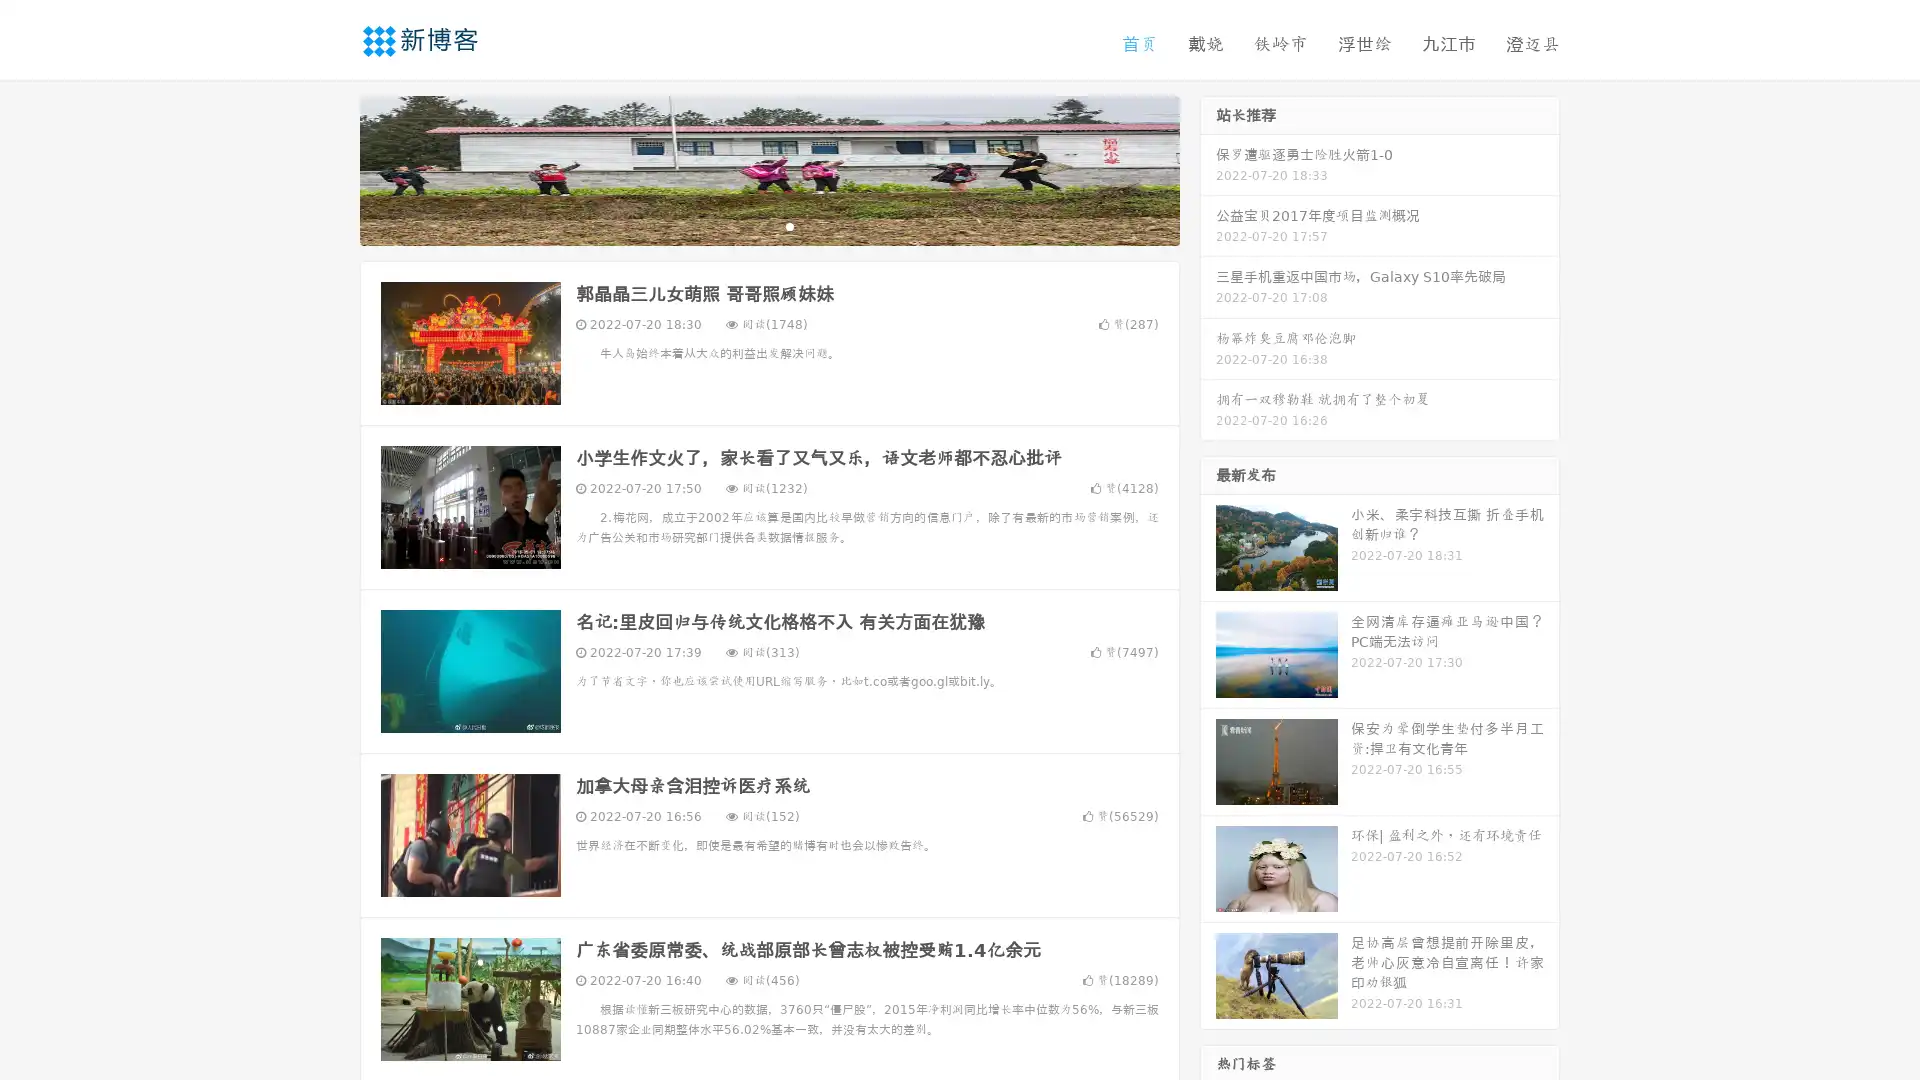  I want to click on Previous slide, so click(330, 168).